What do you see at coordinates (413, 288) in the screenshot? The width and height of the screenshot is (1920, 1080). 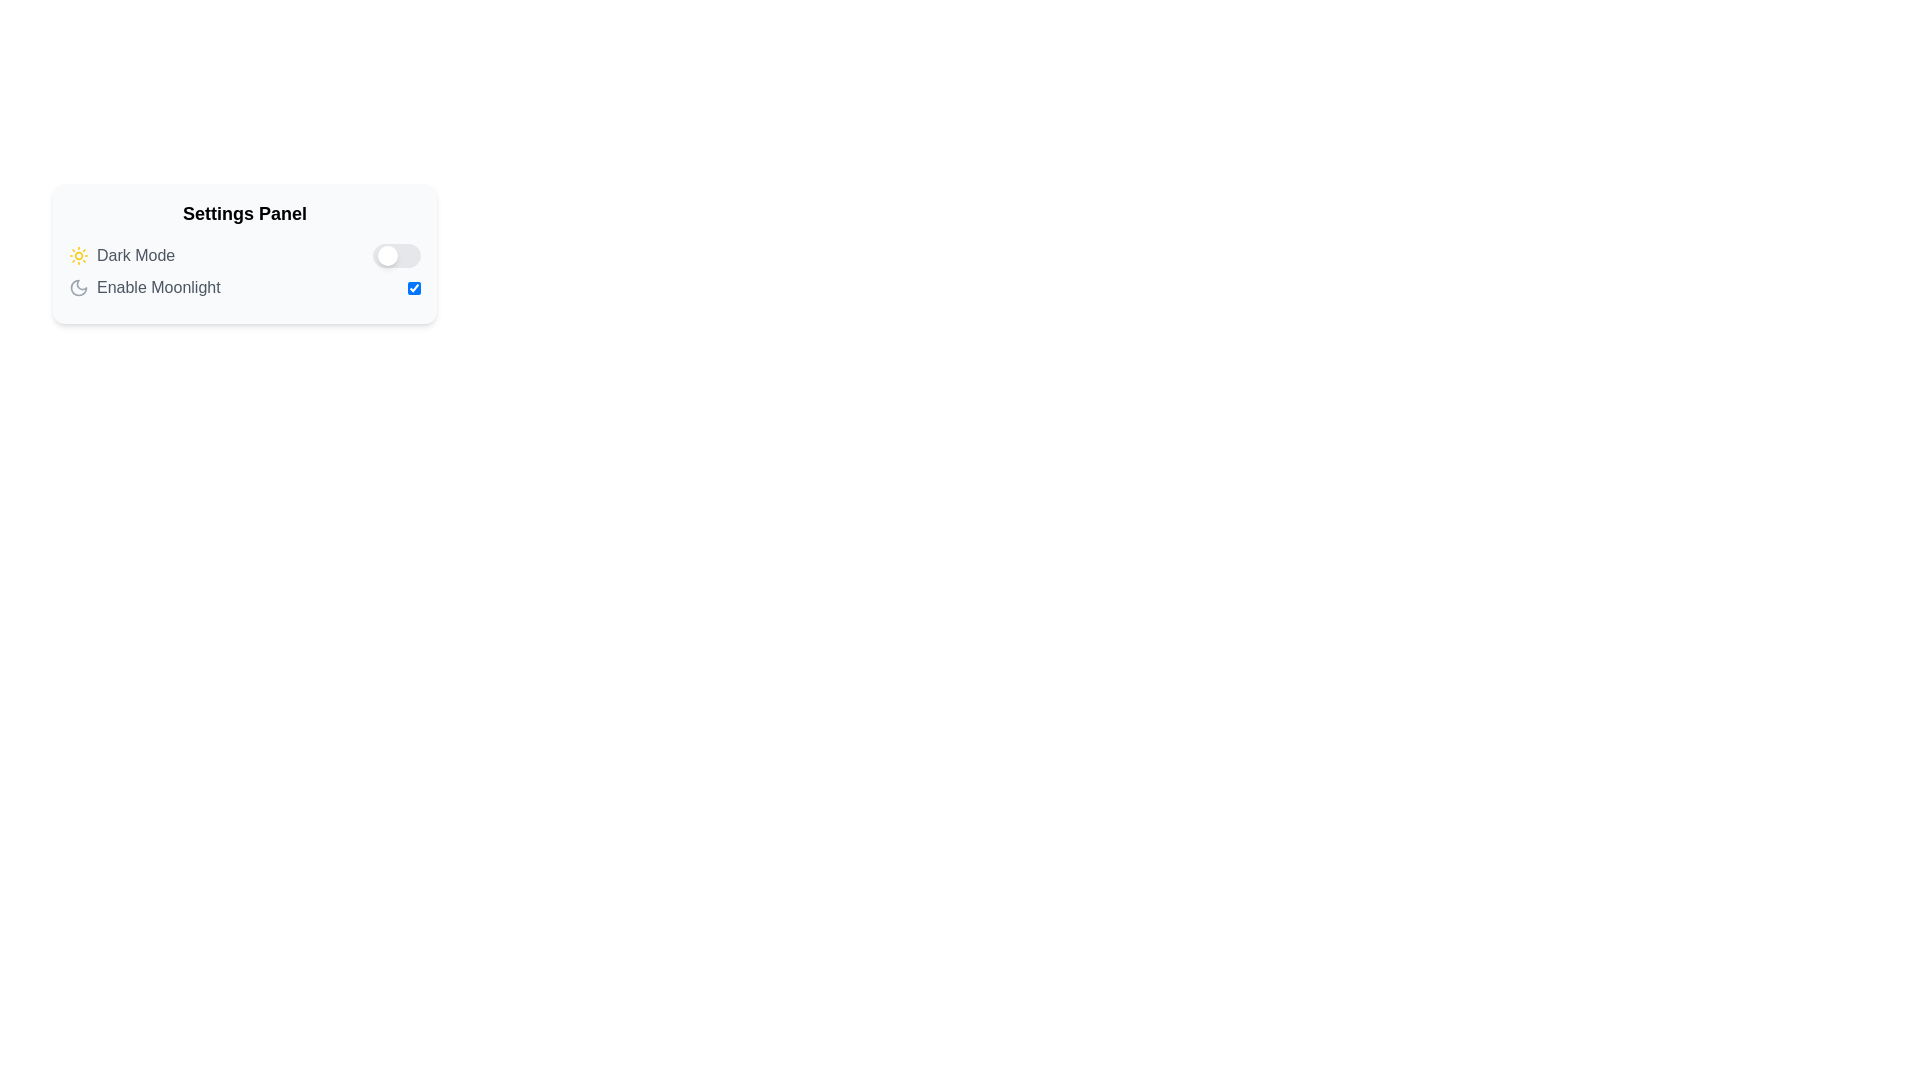 I see `the selected checkbox located to the right of the 'Enable Moonlight' setting` at bounding box center [413, 288].